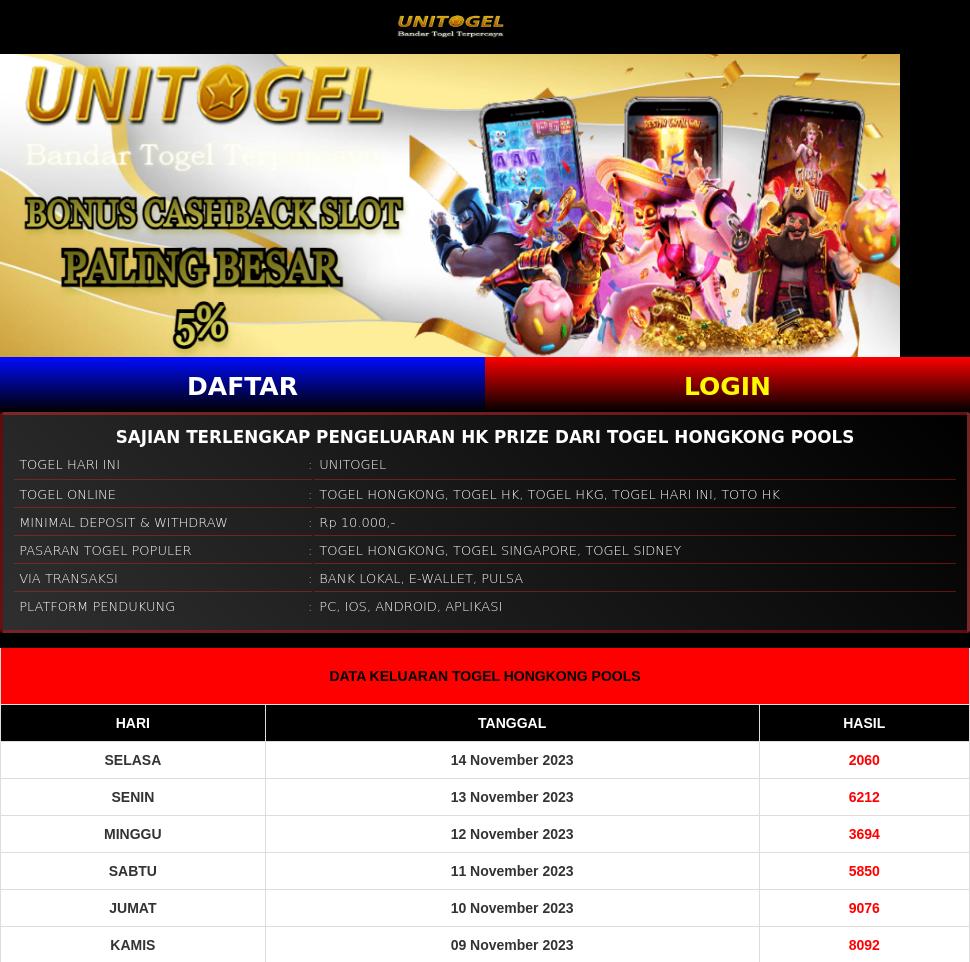 The image size is (970, 962). Describe the element at coordinates (727, 384) in the screenshot. I see `'LOGIN'` at that location.